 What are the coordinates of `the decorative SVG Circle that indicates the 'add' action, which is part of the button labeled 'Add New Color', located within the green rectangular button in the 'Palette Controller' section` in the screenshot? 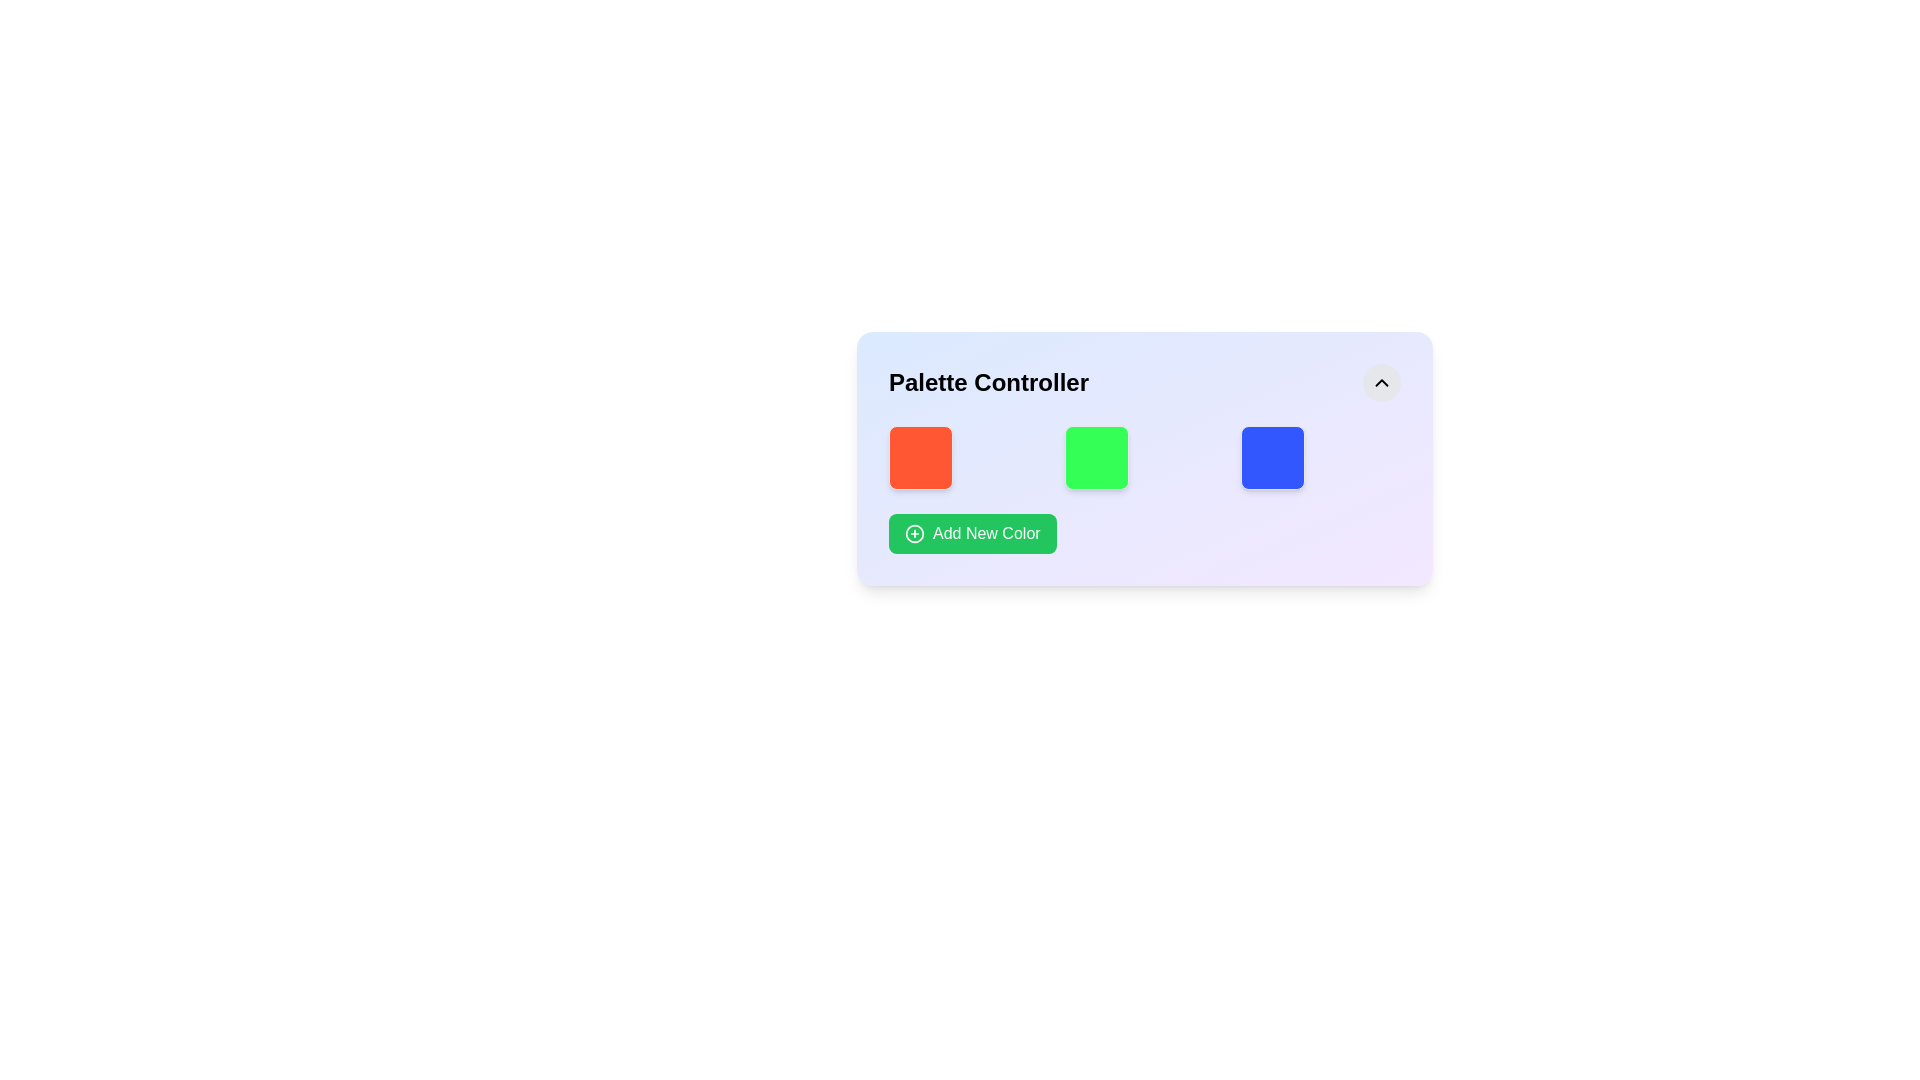 It's located at (914, 532).